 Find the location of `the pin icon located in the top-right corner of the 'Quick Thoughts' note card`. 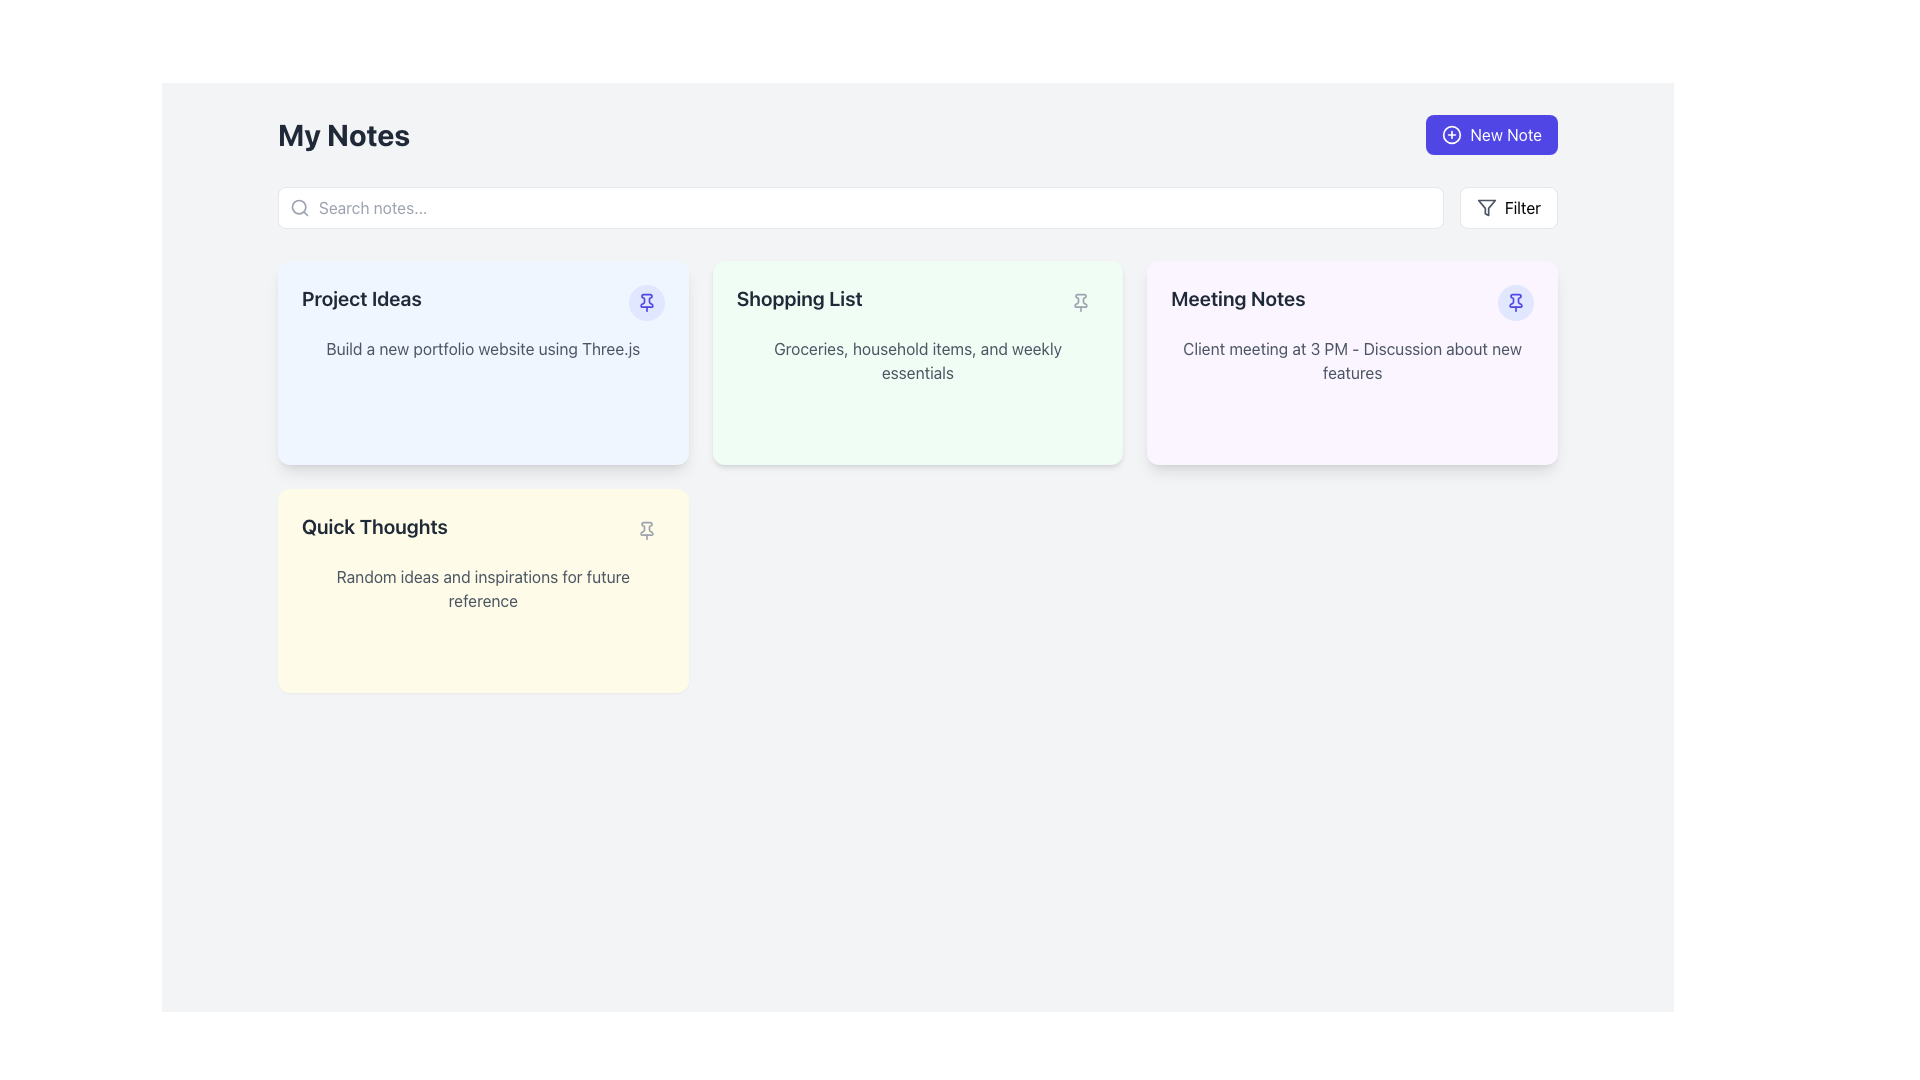

the pin icon located in the top-right corner of the 'Quick Thoughts' note card is located at coordinates (646, 527).